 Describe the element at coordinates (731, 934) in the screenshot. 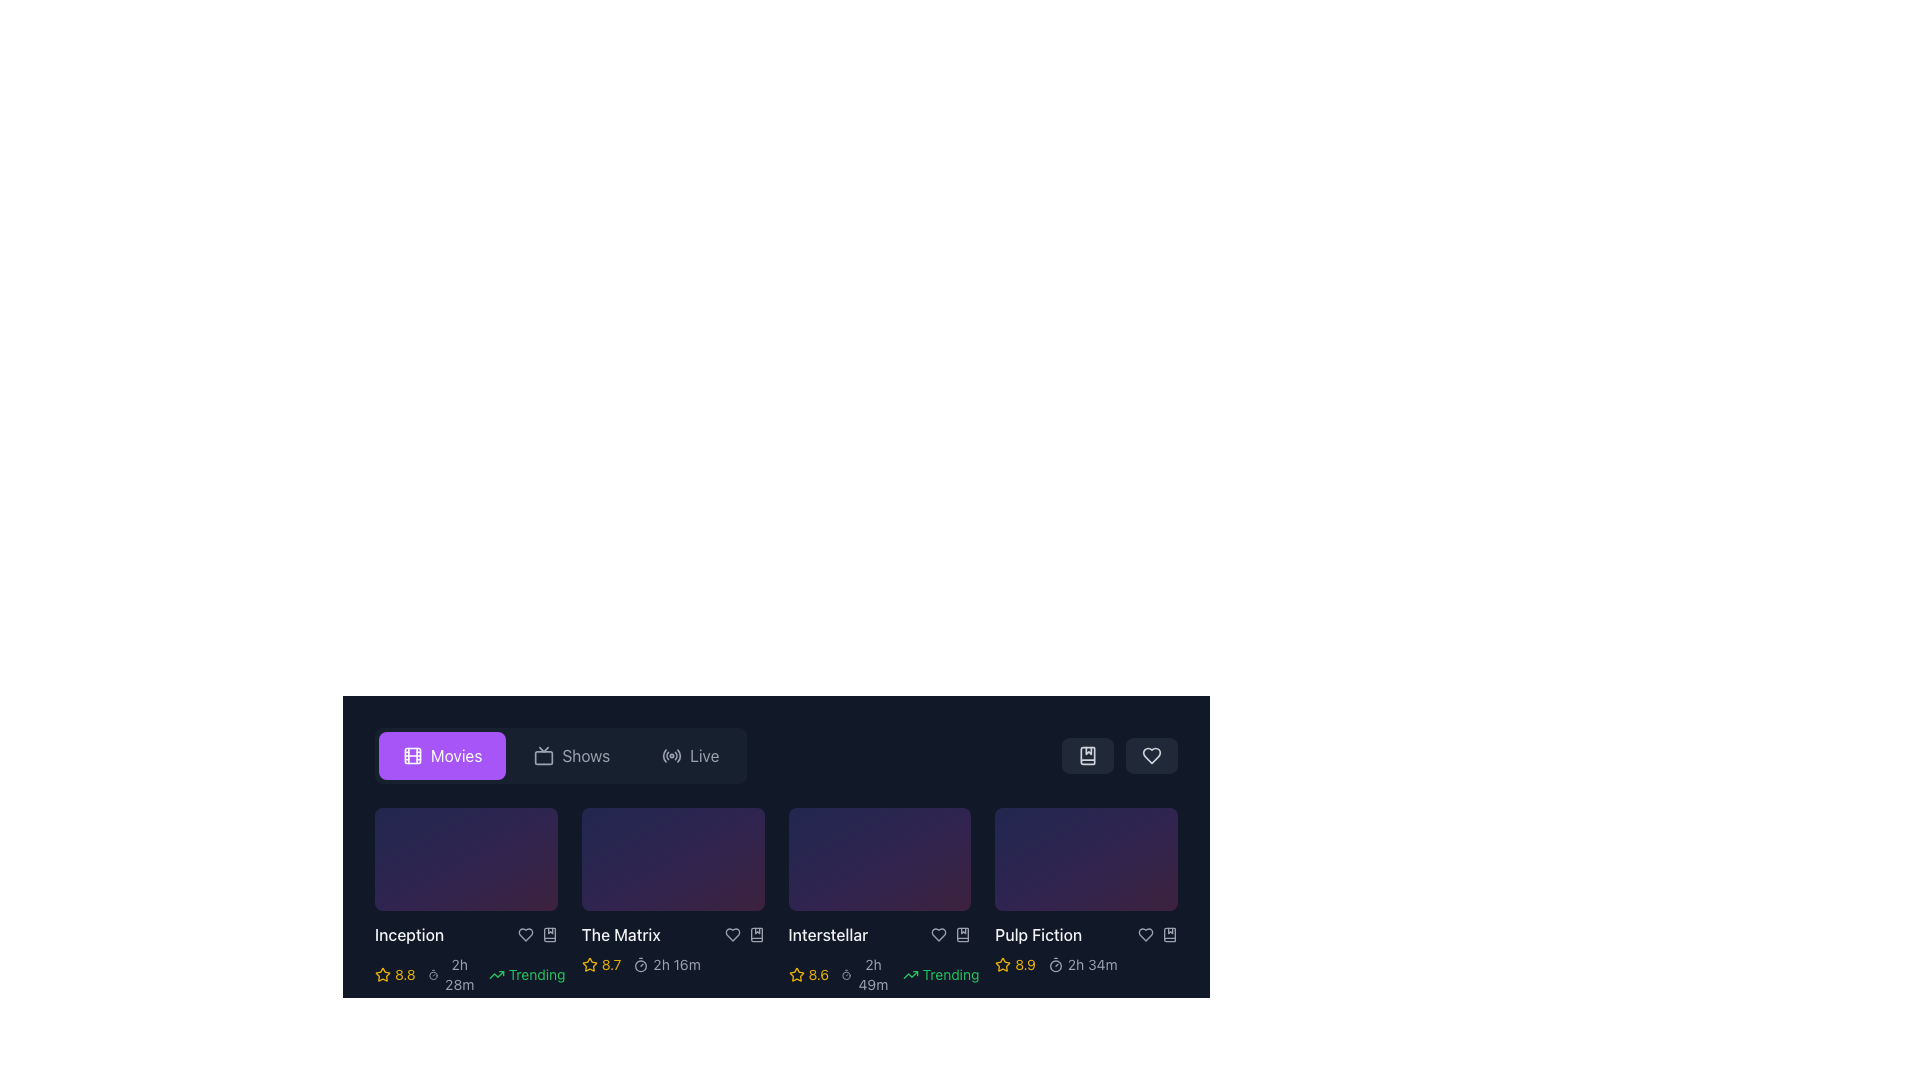

I see `the favorite marker icon located beneath the title 'The Matrix'` at that location.